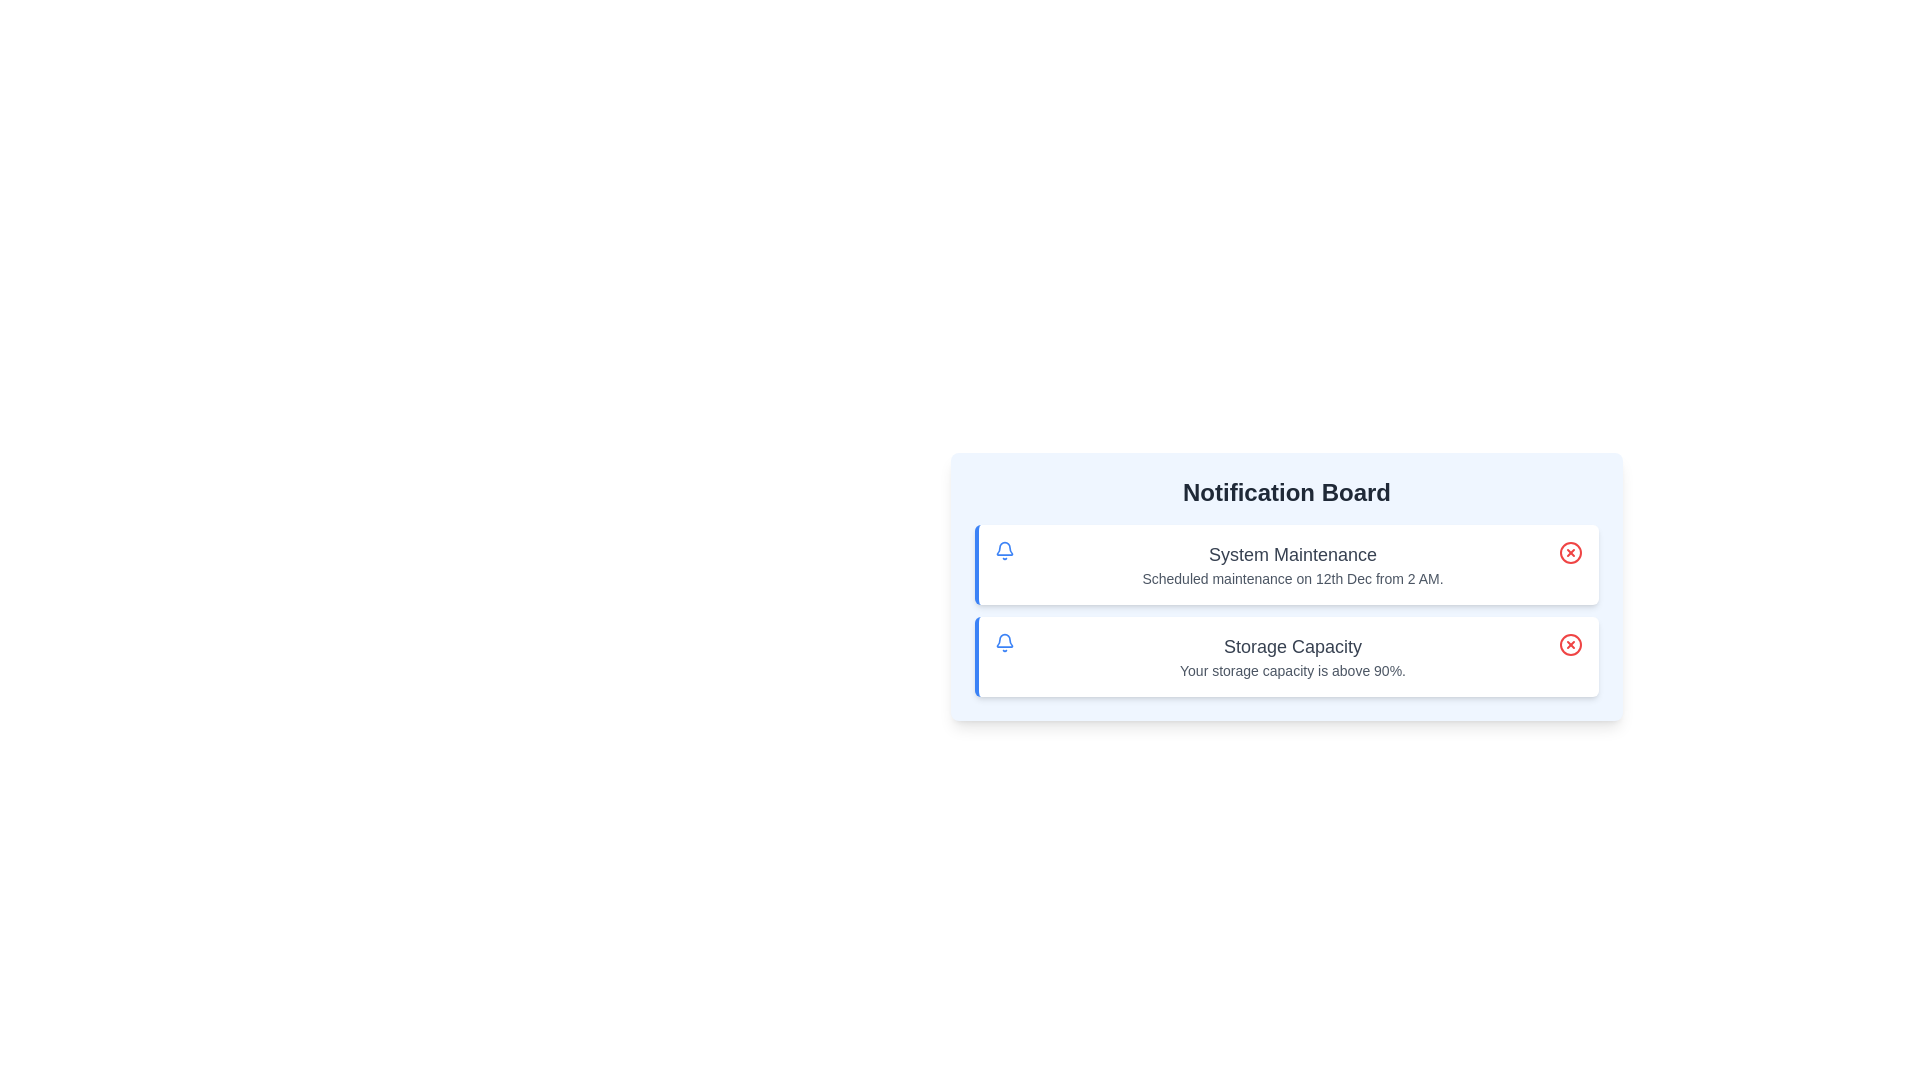 The width and height of the screenshot is (1920, 1080). What do you see at coordinates (1286, 564) in the screenshot?
I see `the notification titled 'System Maintenance' to view its details` at bounding box center [1286, 564].